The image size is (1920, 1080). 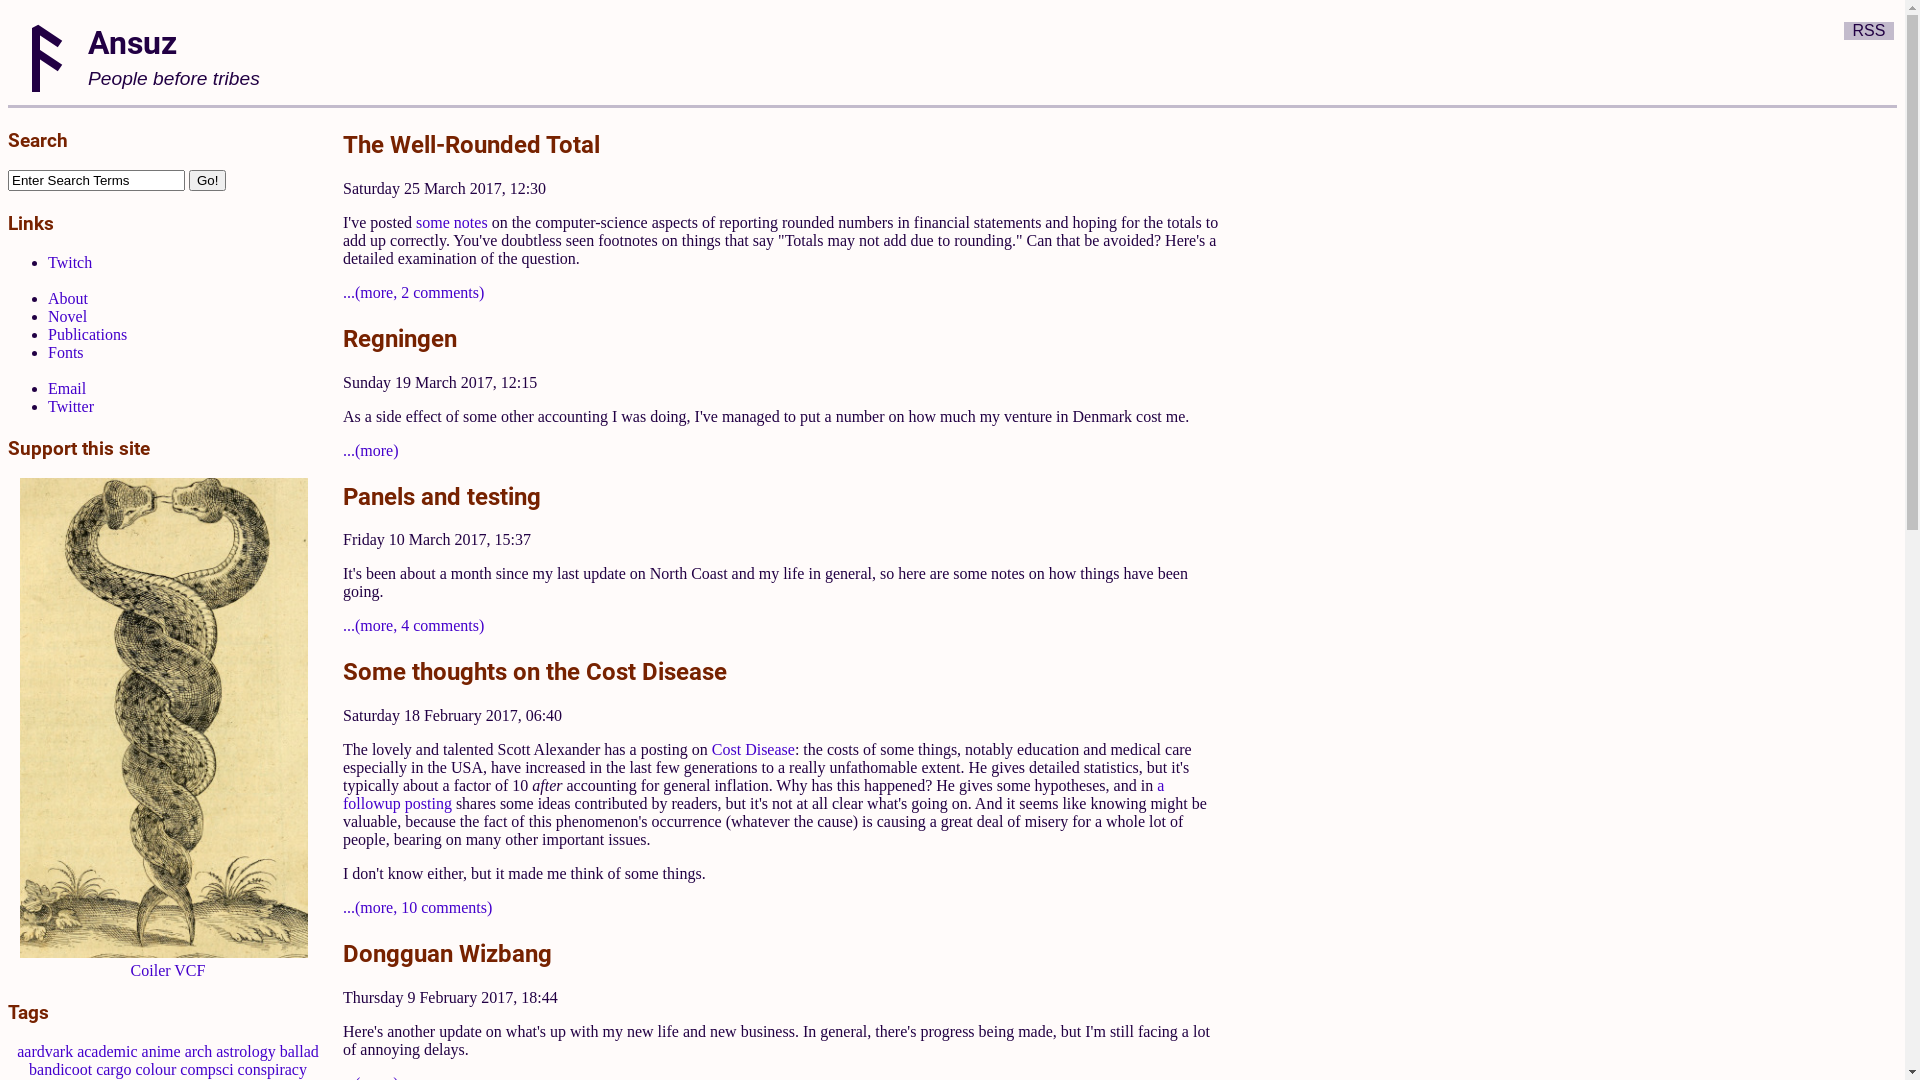 What do you see at coordinates (278, 1050) in the screenshot?
I see `'ballad'` at bounding box center [278, 1050].